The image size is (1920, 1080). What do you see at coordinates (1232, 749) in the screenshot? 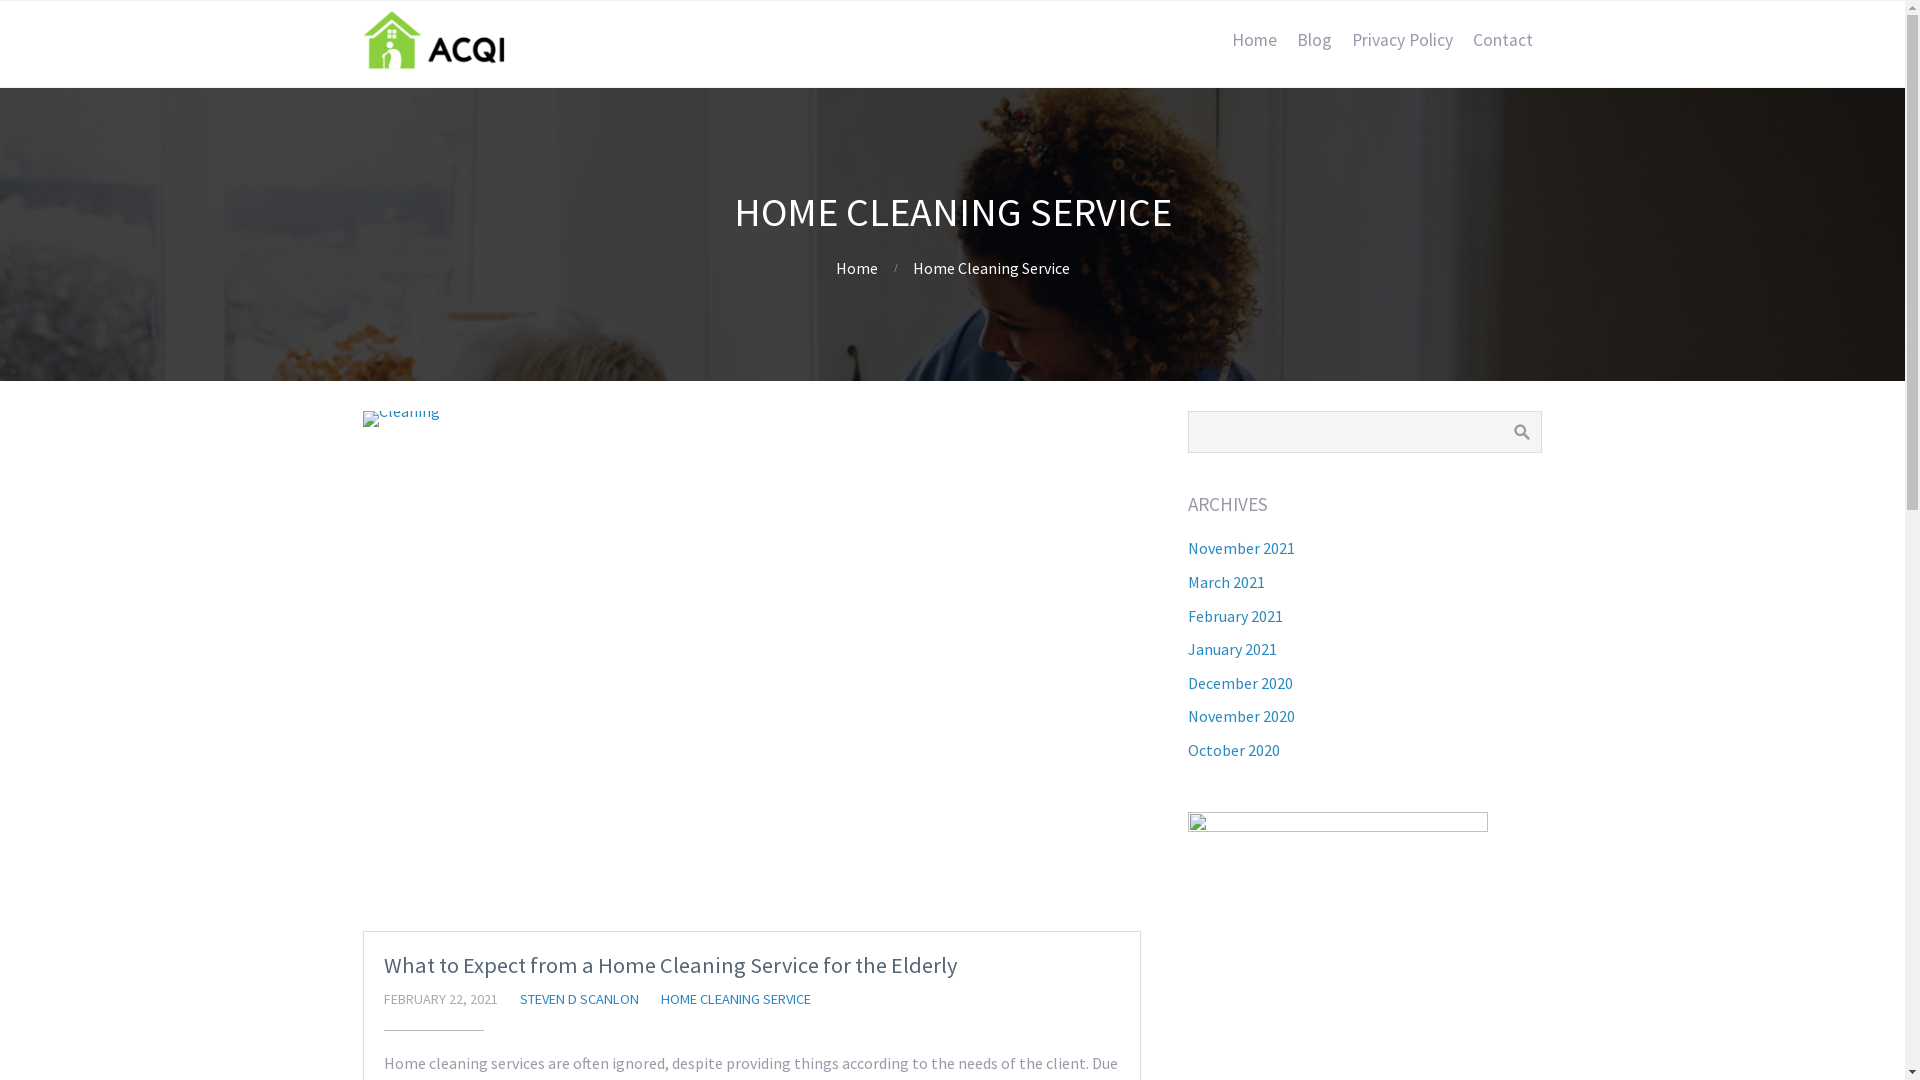
I see `'October 2020'` at bounding box center [1232, 749].